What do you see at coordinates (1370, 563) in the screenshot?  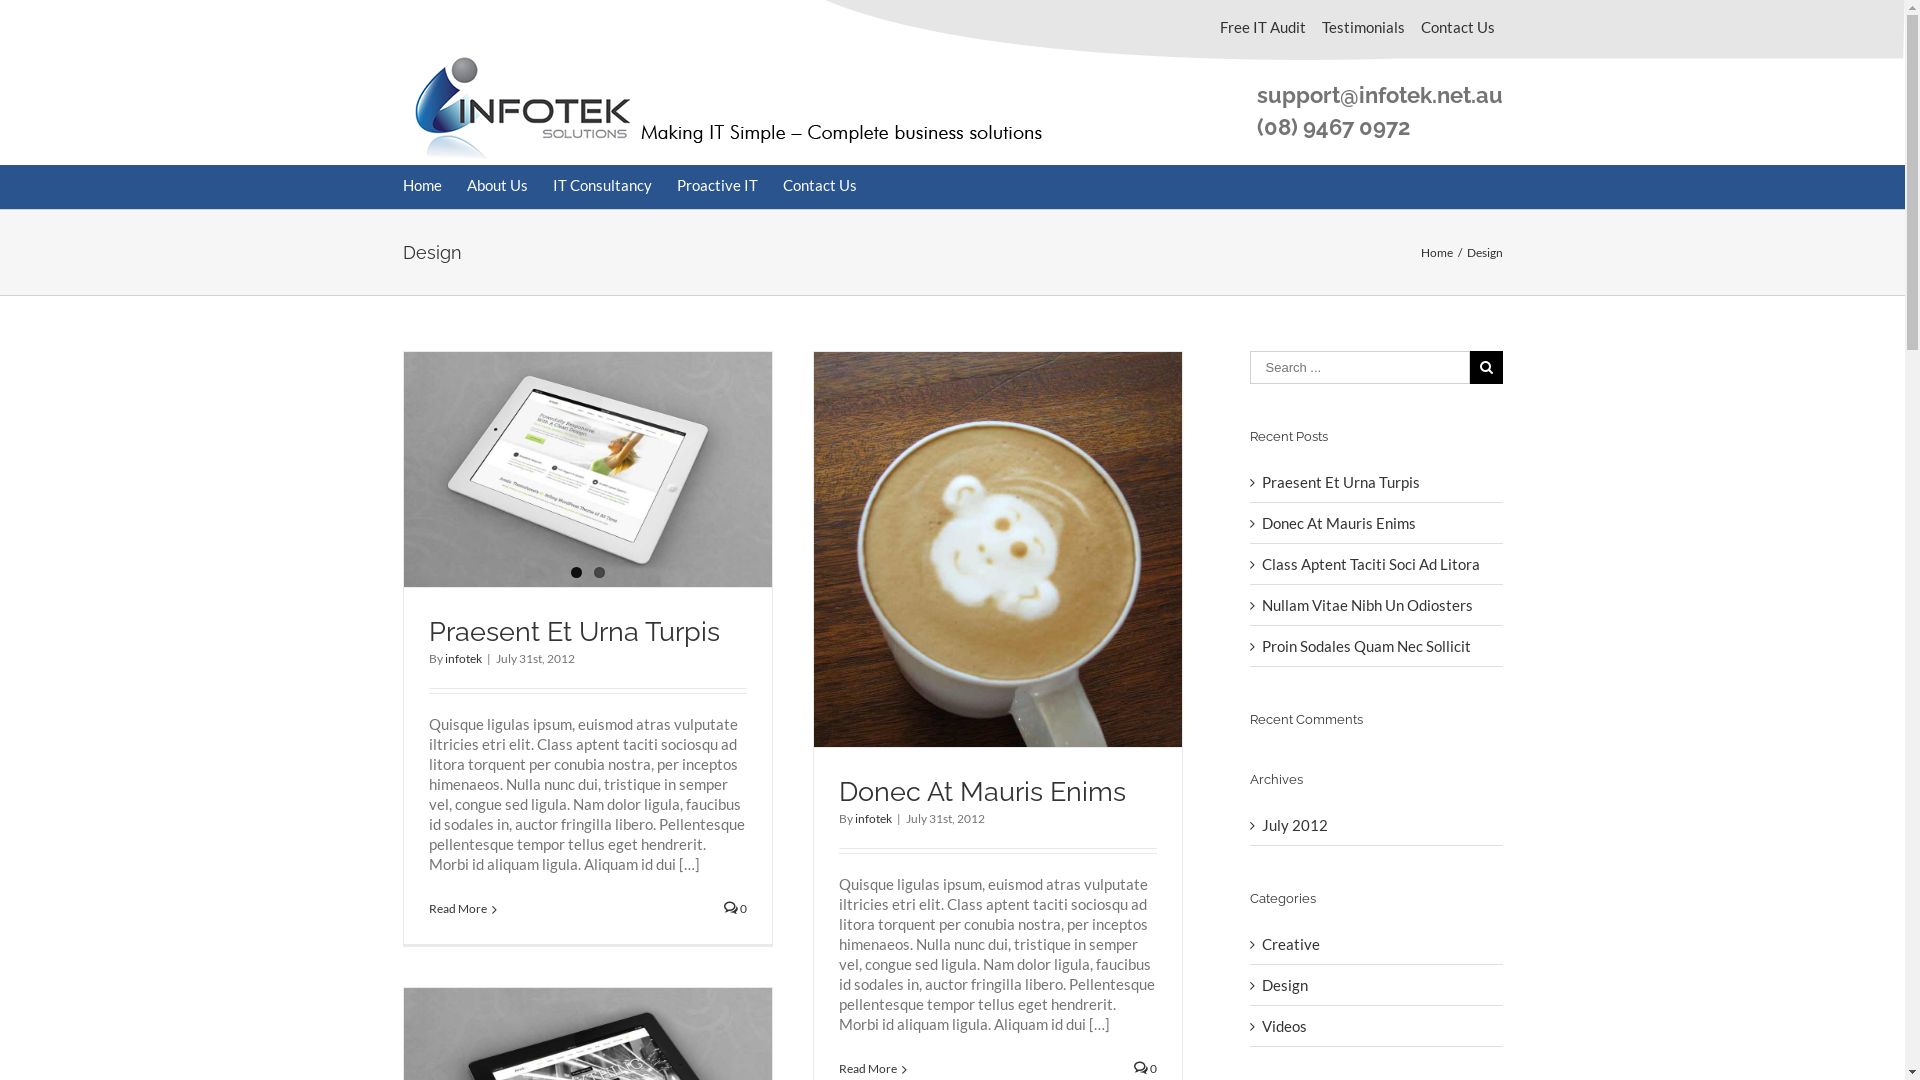 I see `'Class Aptent Taciti Soci Ad Litora'` at bounding box center [1370, 563].